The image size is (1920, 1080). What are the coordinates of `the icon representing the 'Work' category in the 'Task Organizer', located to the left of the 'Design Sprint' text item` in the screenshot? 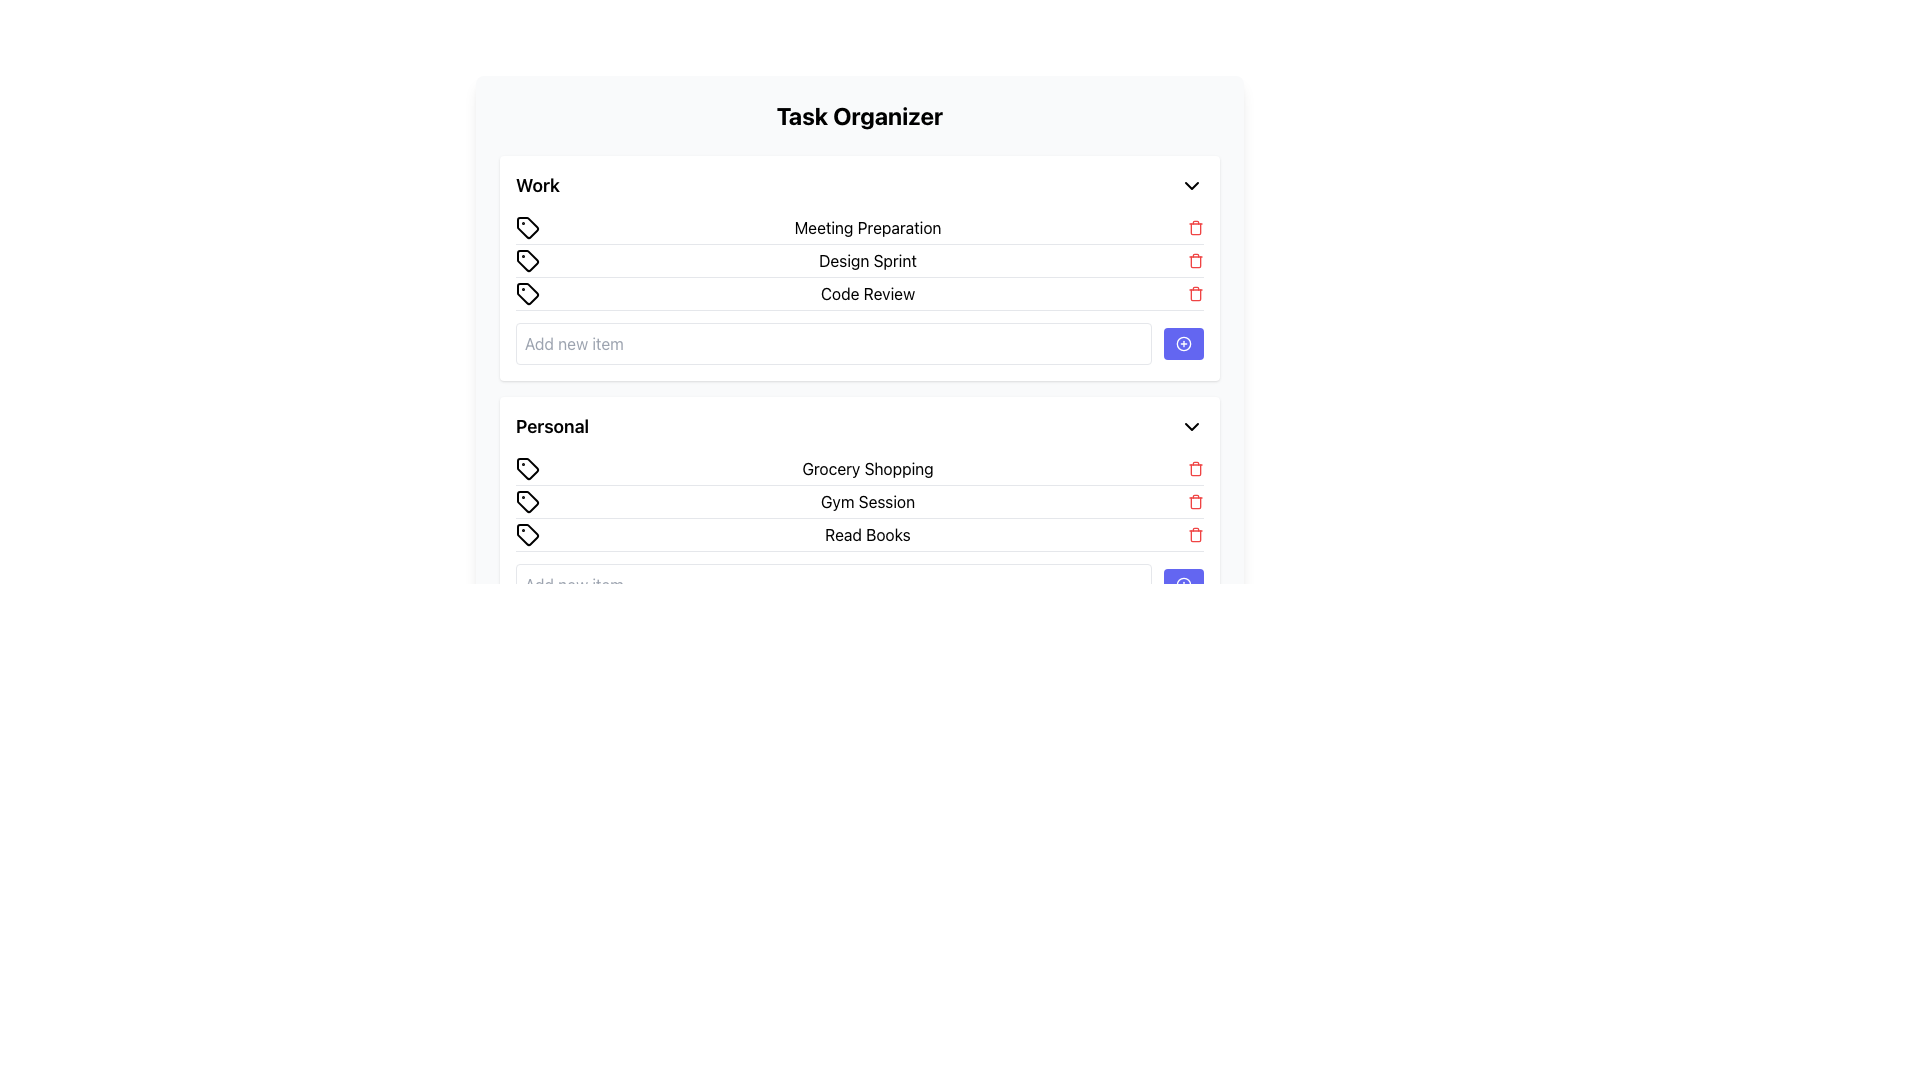 It's located at (528, 260).